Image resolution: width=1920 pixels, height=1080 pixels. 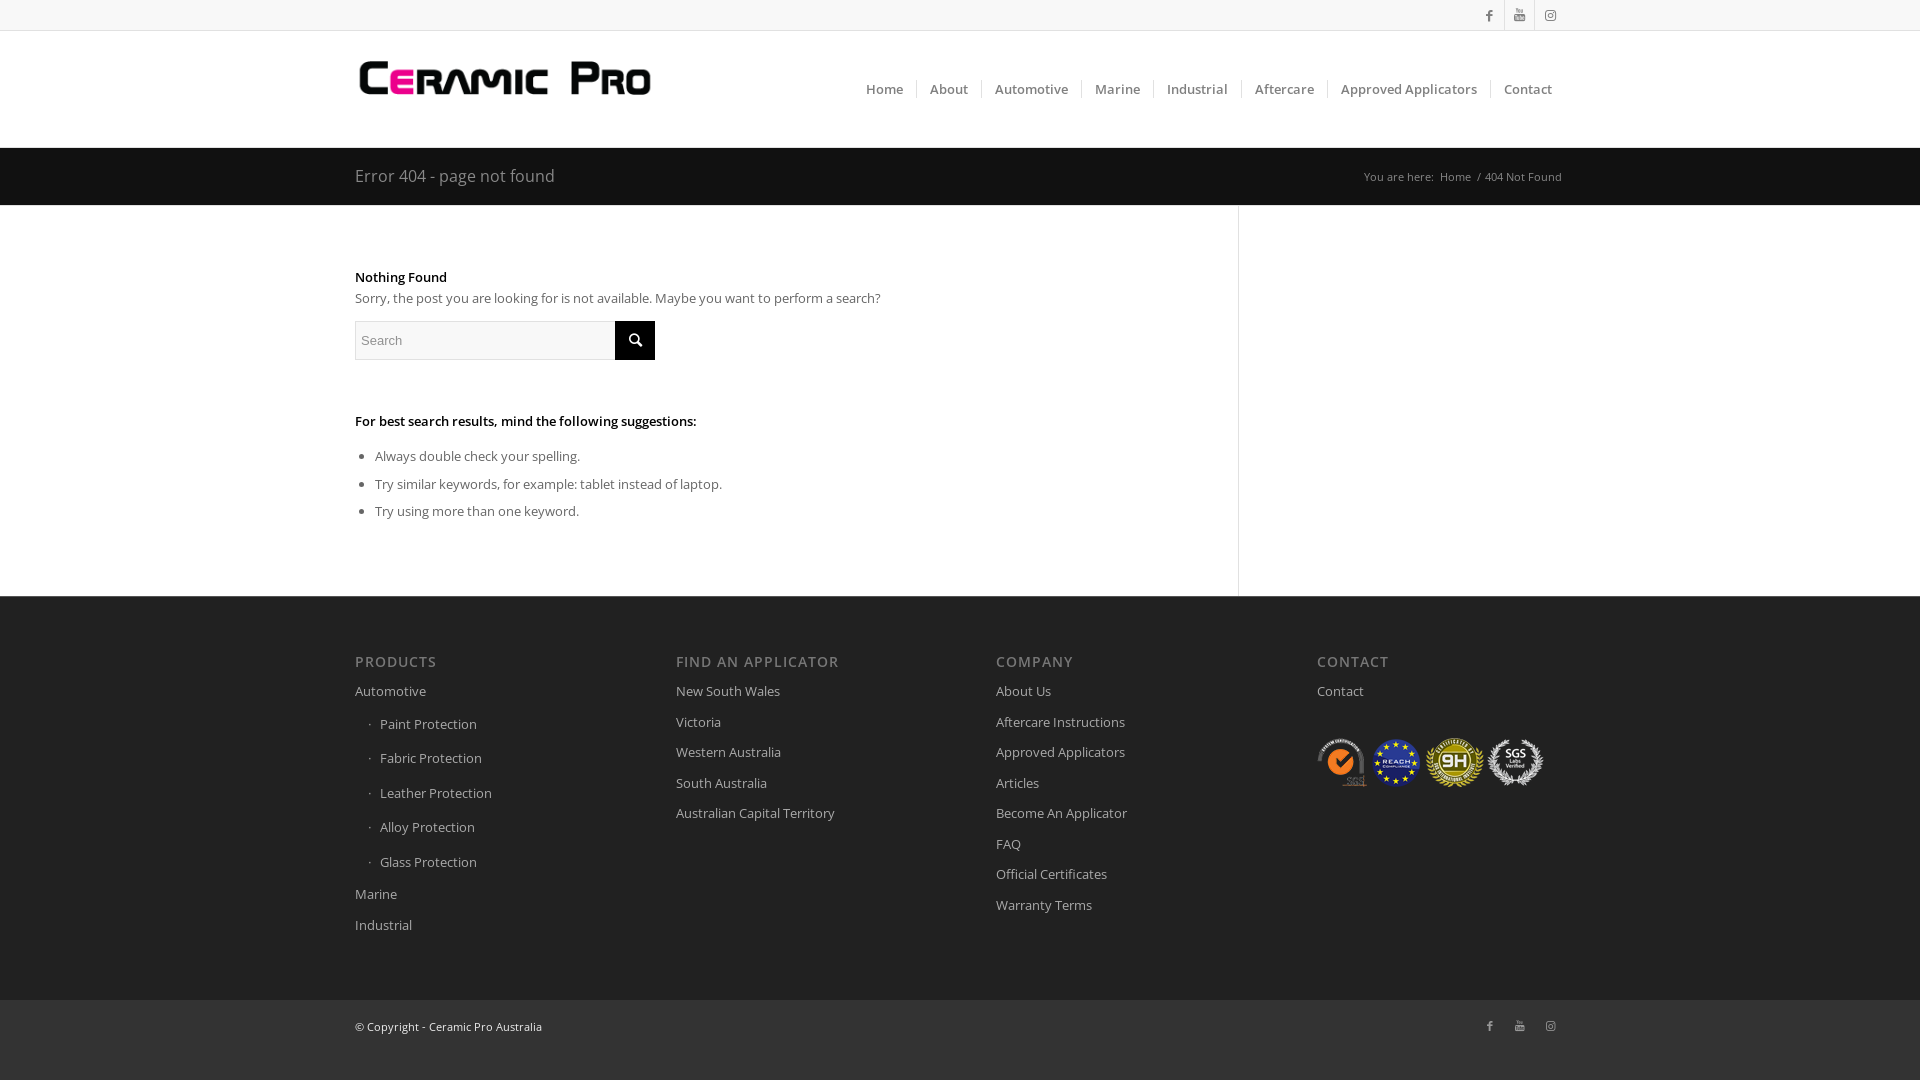 I want to click on 'Error 404 - page not found', so click(x=454, y=175).